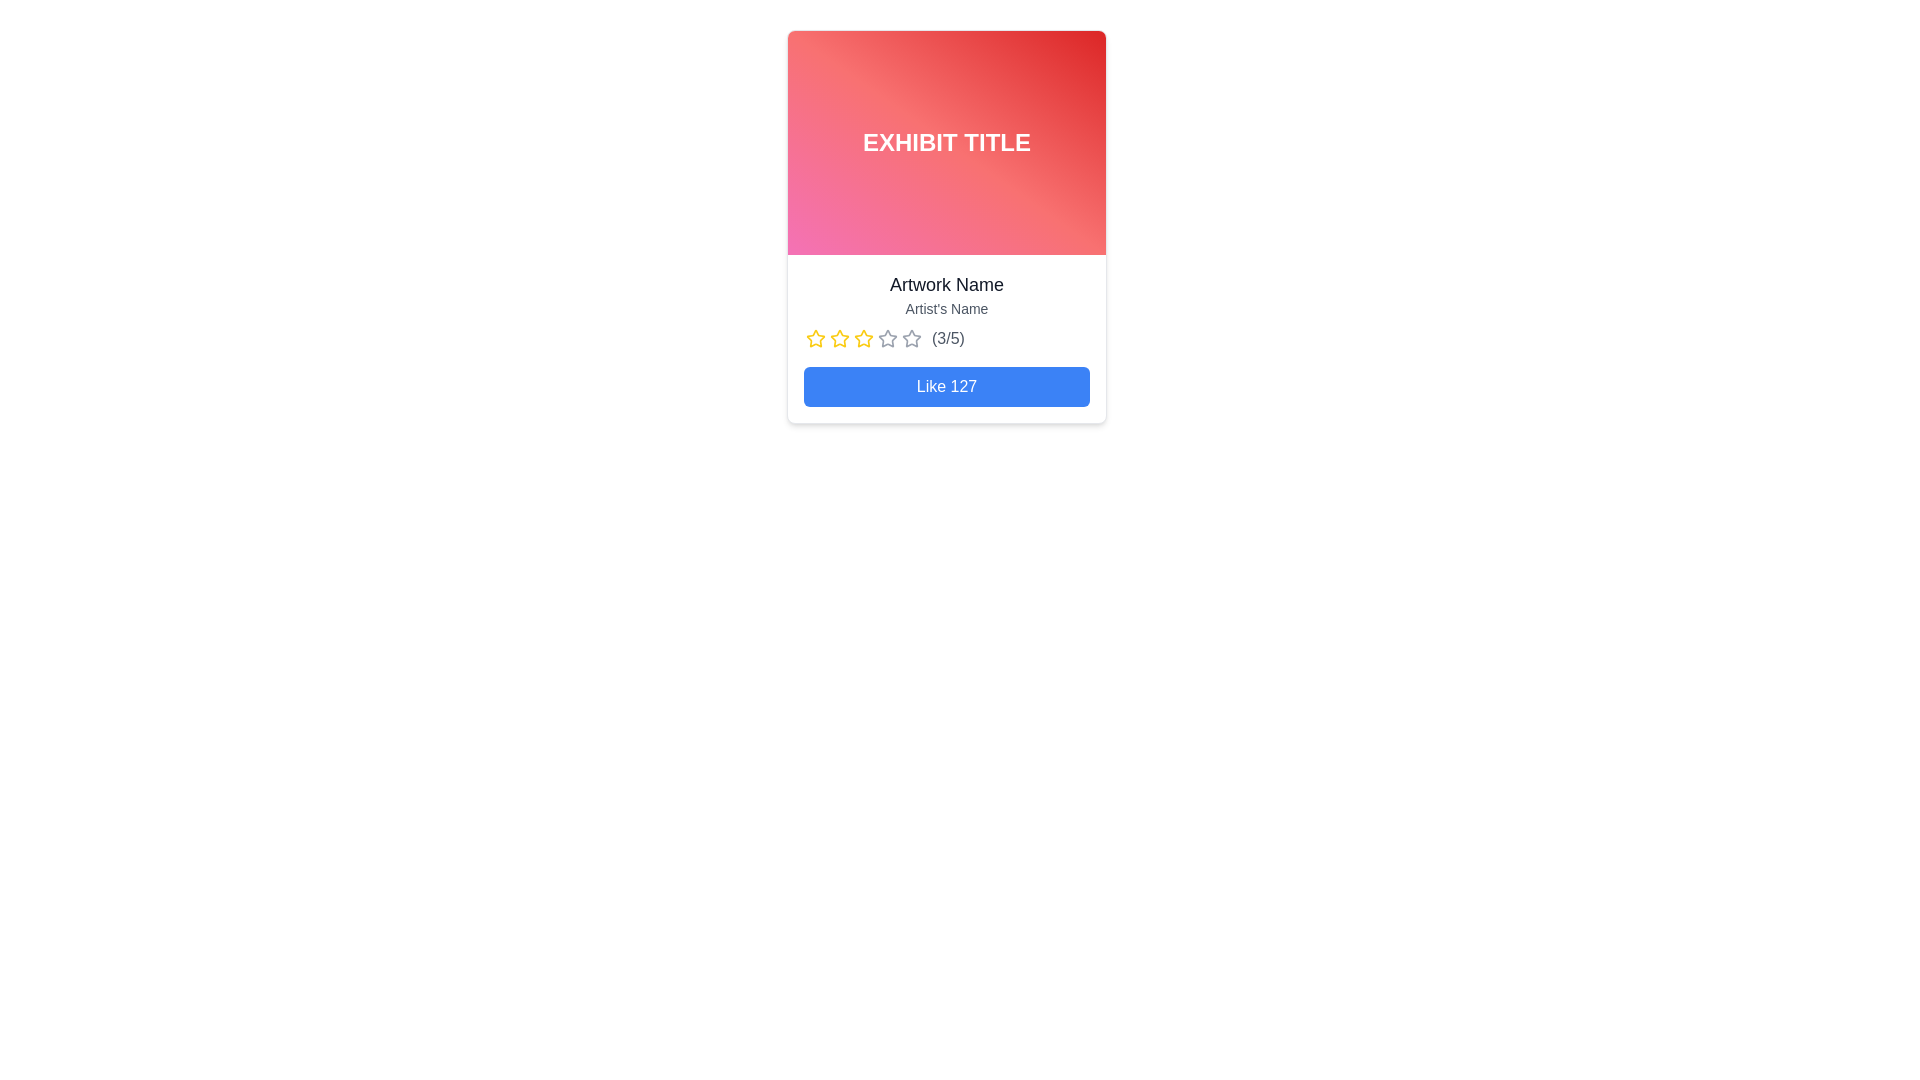 This screenshot has width=1920, height=1080. Describe the element at coordinates (816, 338) in the screenshot. I see `the first star icon in the rating system below 'Artwork Name' and 'Artist's Name' to interact with the rating system` at that location.